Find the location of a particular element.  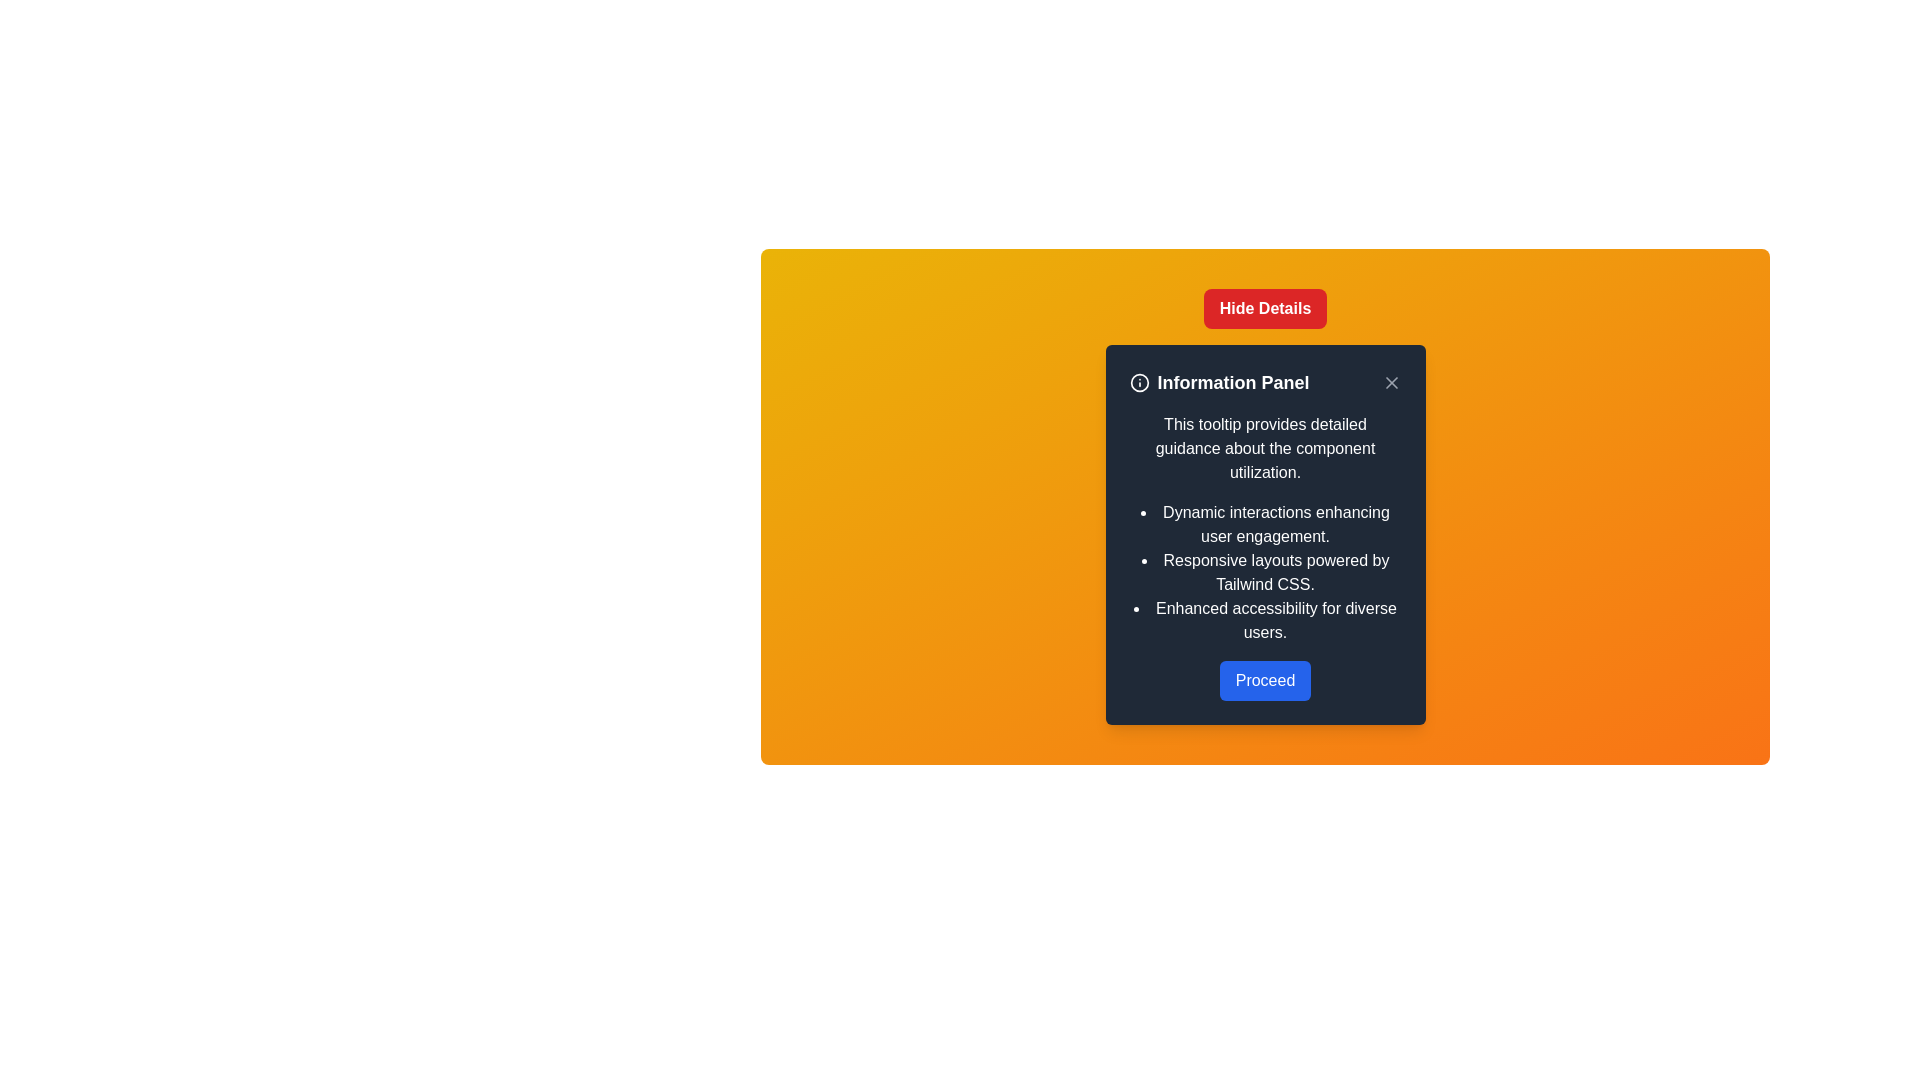

the circular information icon located to the left of the 'Information Panel' text for guidance is located at coordinates (1139, 382).